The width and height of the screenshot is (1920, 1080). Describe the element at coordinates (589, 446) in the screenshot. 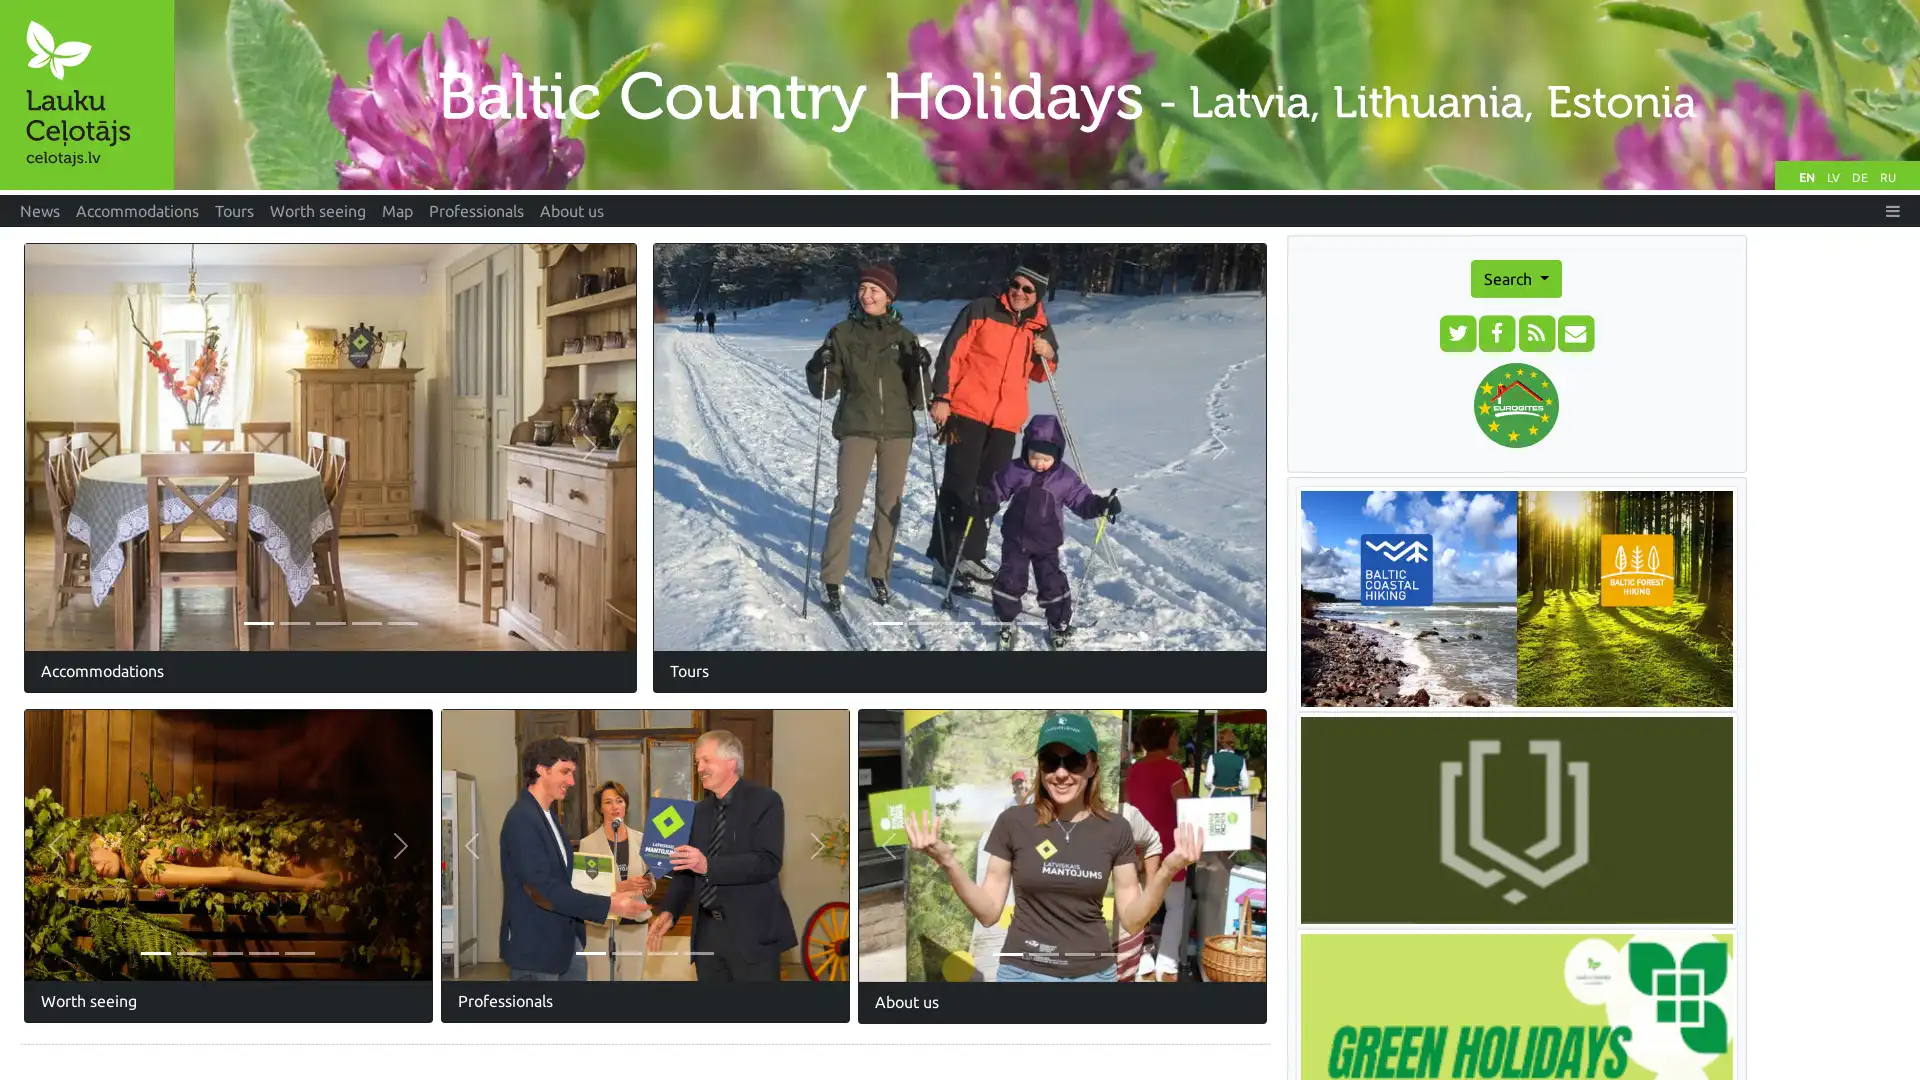

I see `Next` at that location.